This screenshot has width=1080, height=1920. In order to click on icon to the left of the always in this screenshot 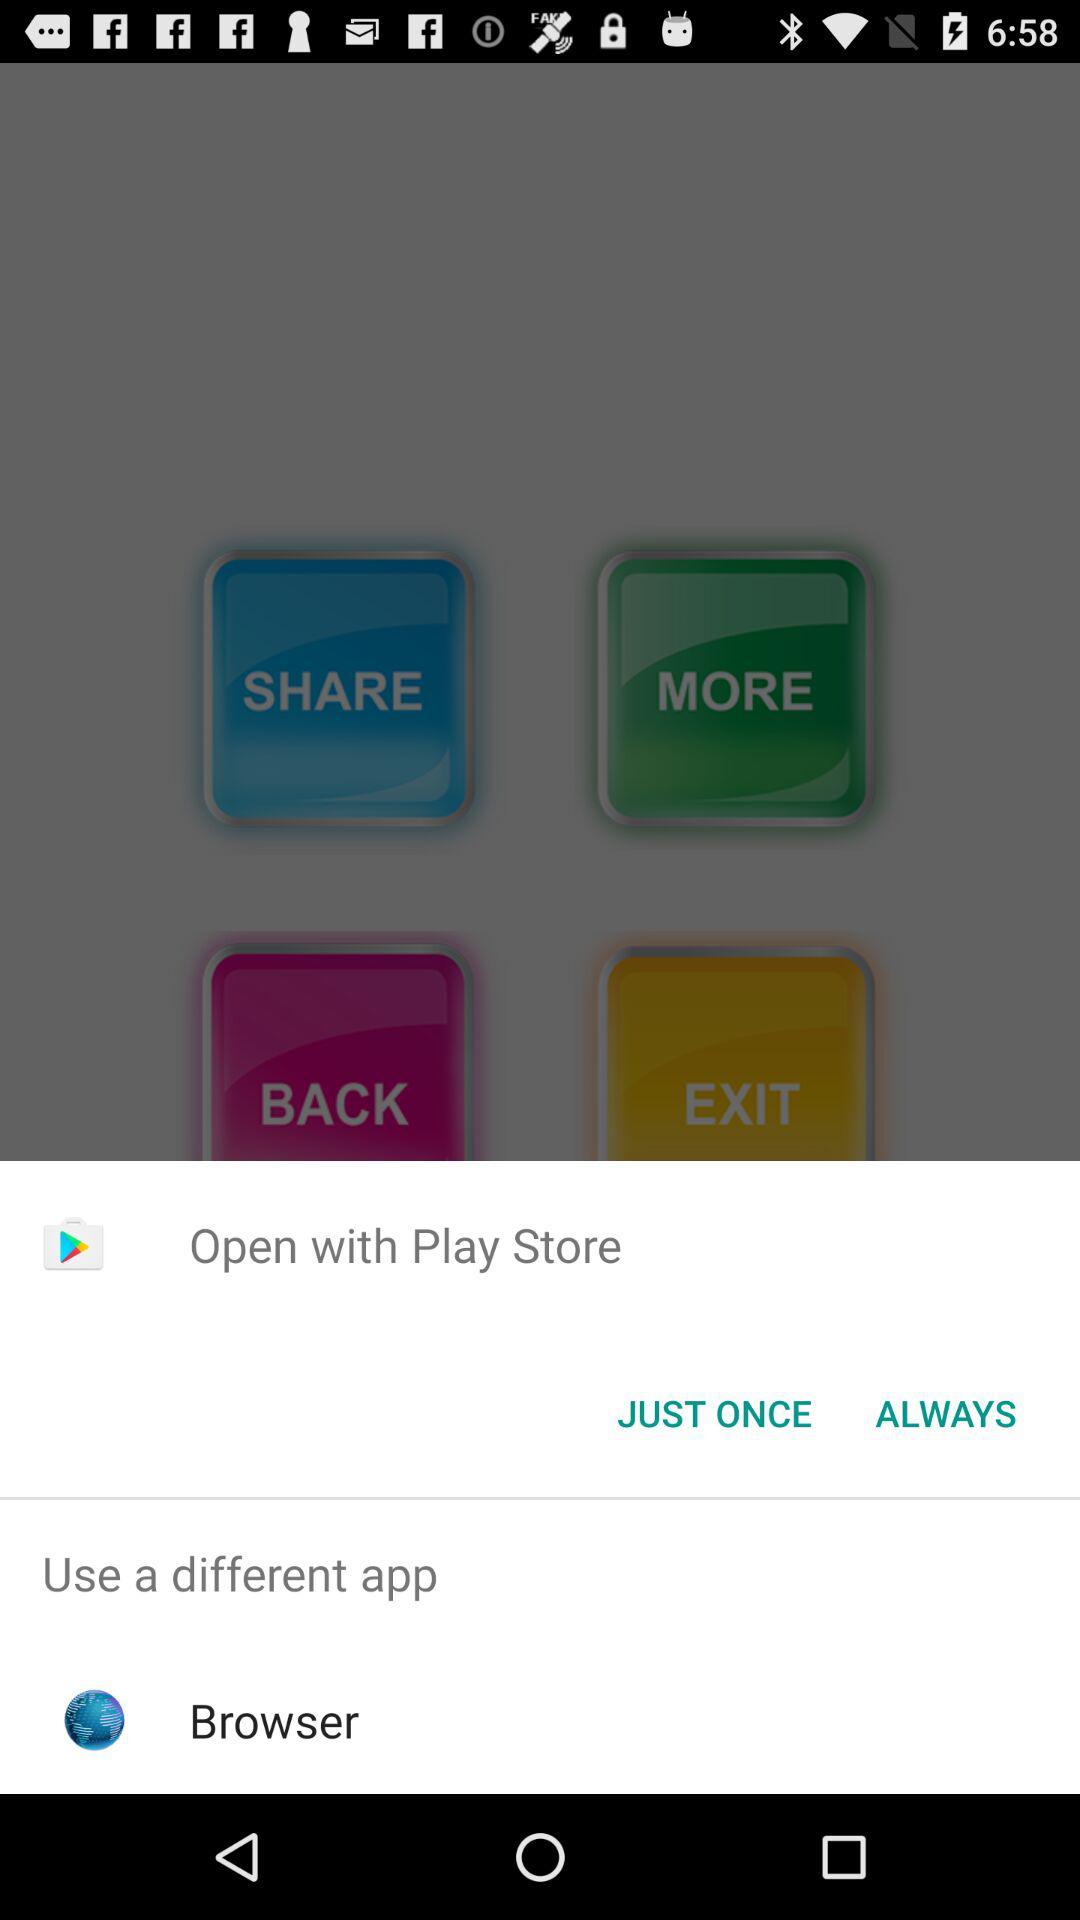, I will do `click(713, 1411)`.